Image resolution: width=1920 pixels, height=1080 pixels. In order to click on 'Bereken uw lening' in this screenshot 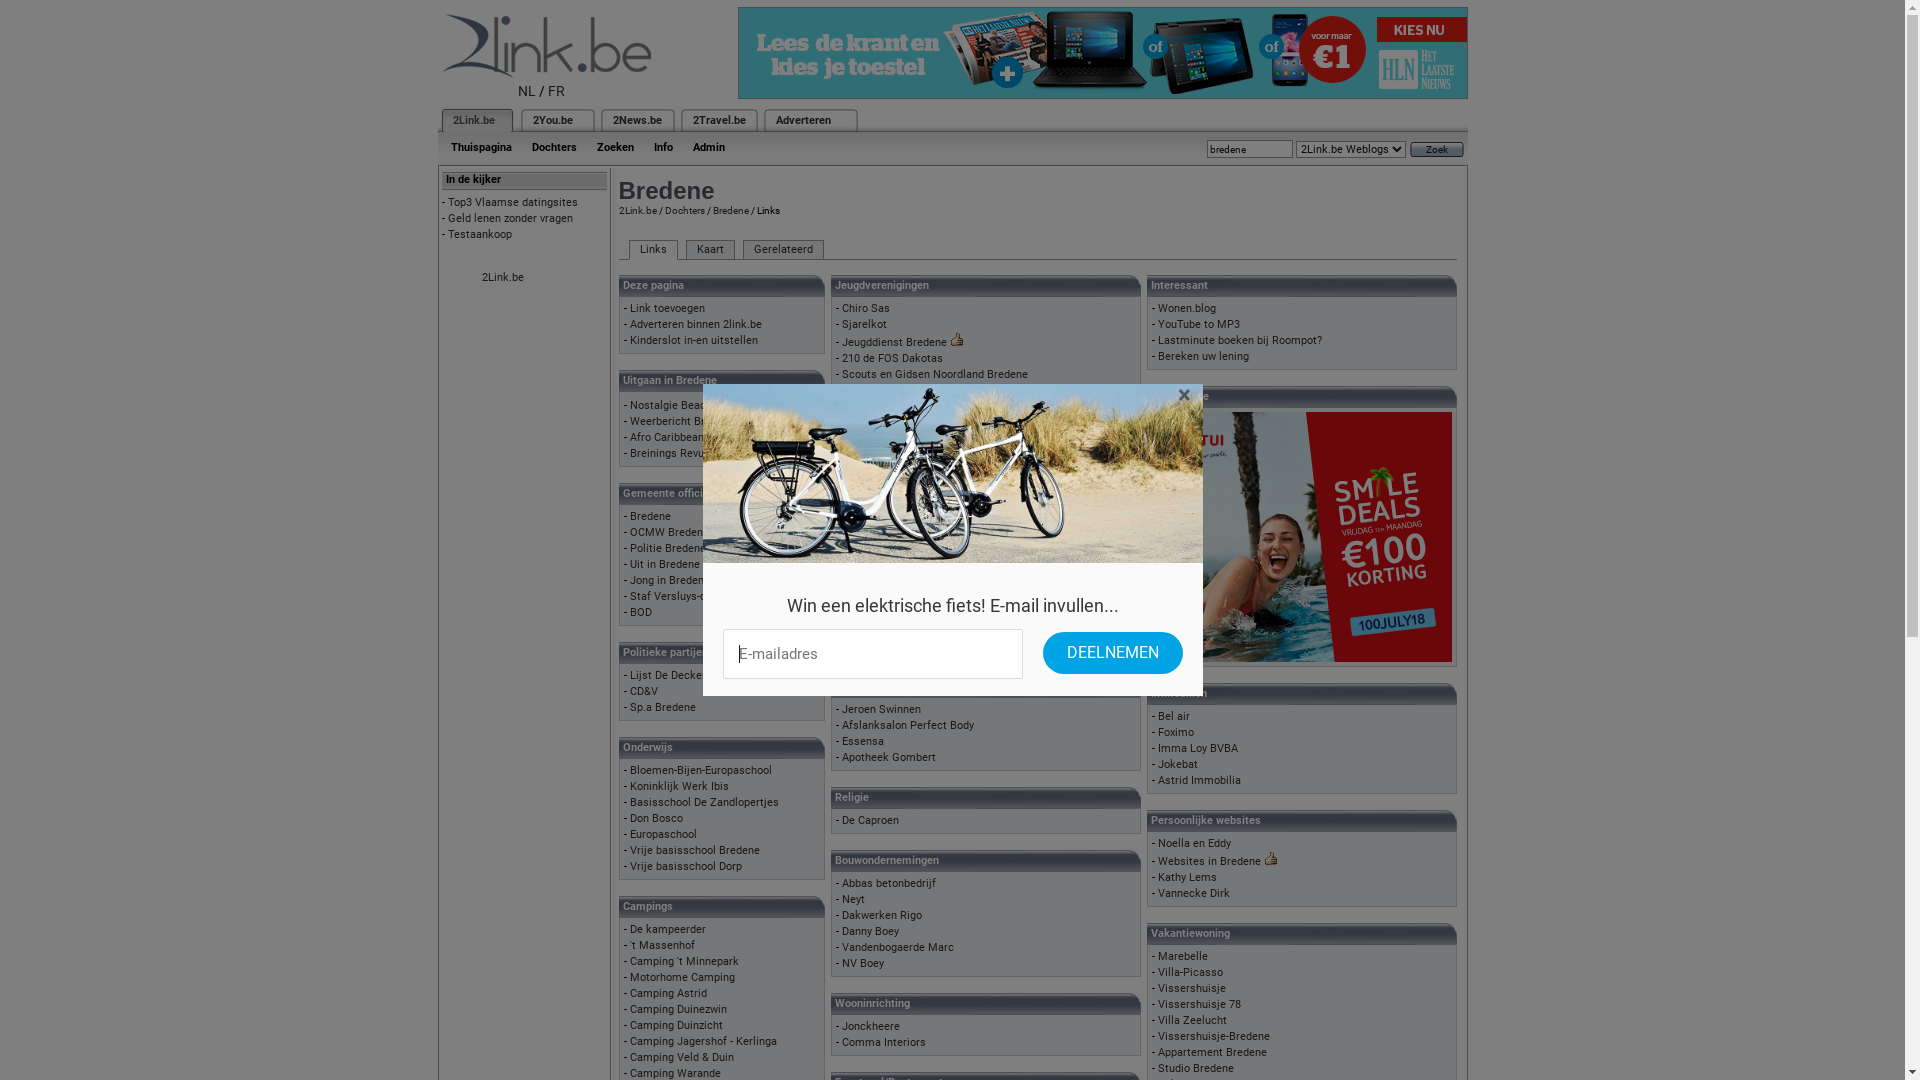, I will do `click(1157, 355)`.